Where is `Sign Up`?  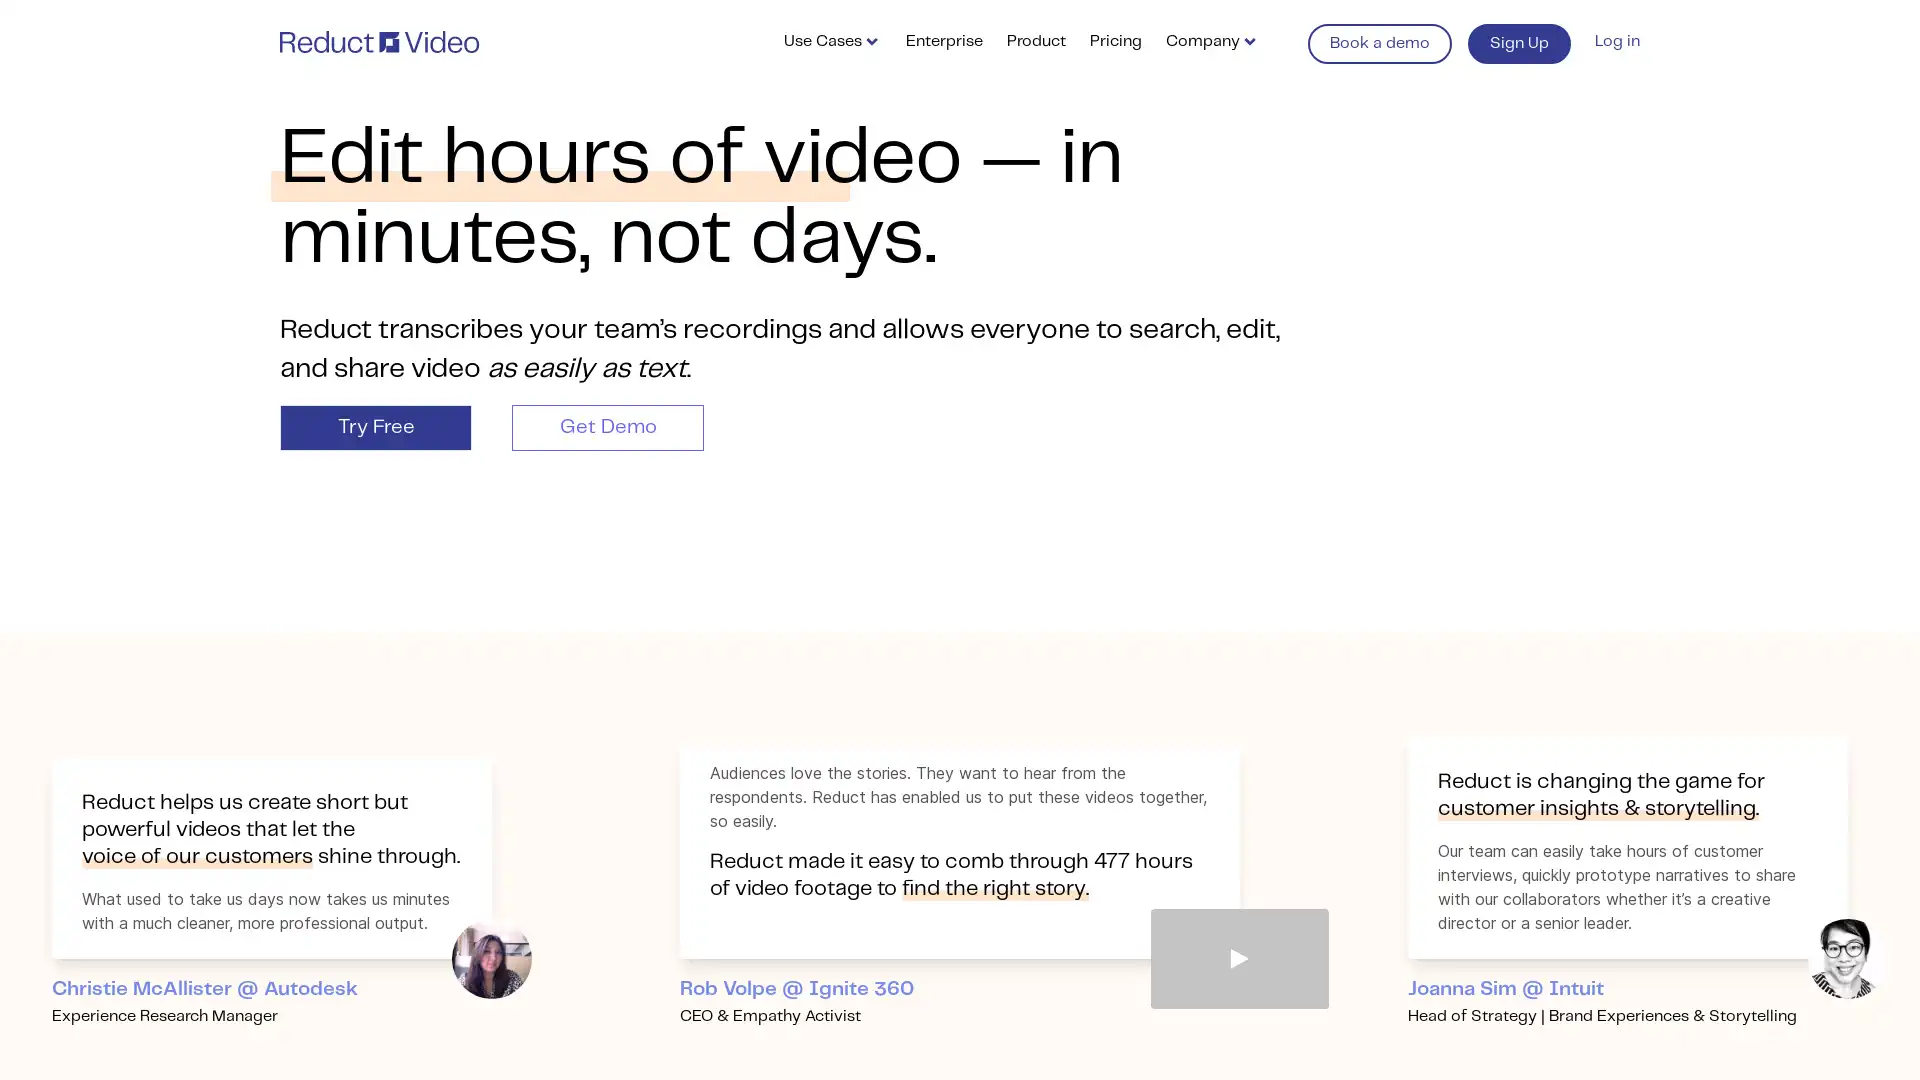
Sign Up is located at coordinates (1519, 43).